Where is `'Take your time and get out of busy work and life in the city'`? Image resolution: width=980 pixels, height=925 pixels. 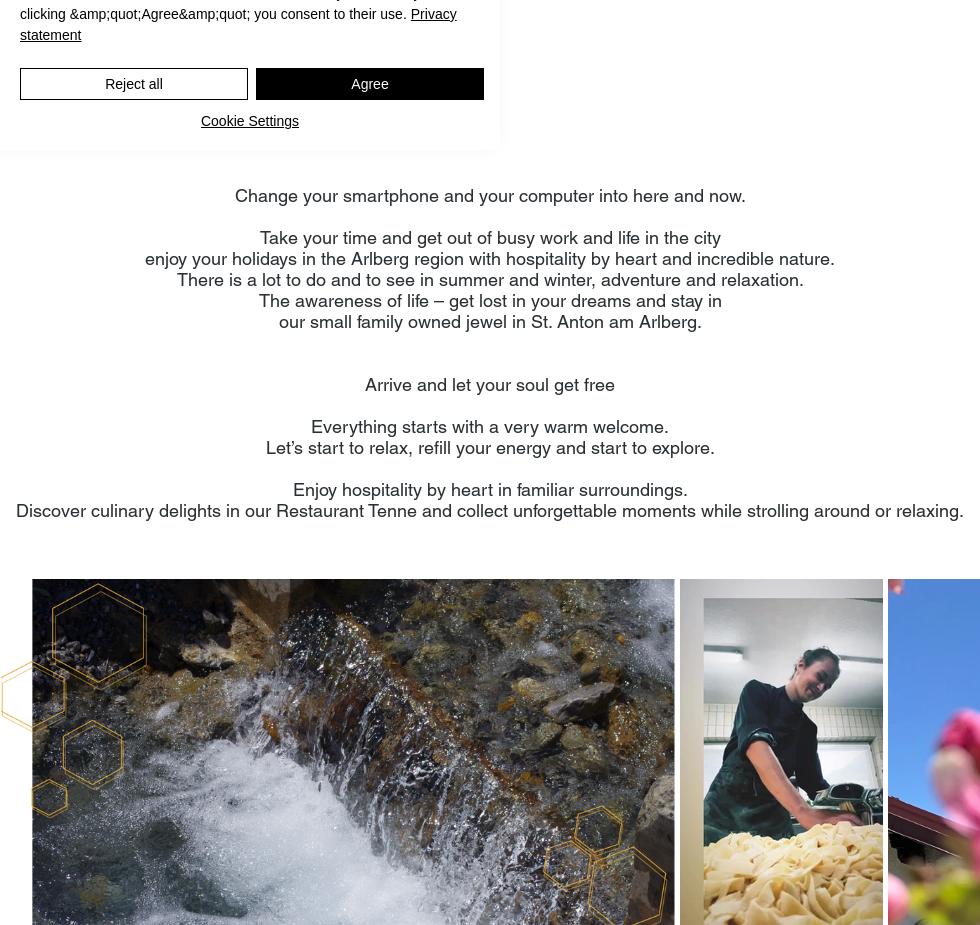
'Take your time and get out of busy work and life in the city' is located at coordinates (489, 236).